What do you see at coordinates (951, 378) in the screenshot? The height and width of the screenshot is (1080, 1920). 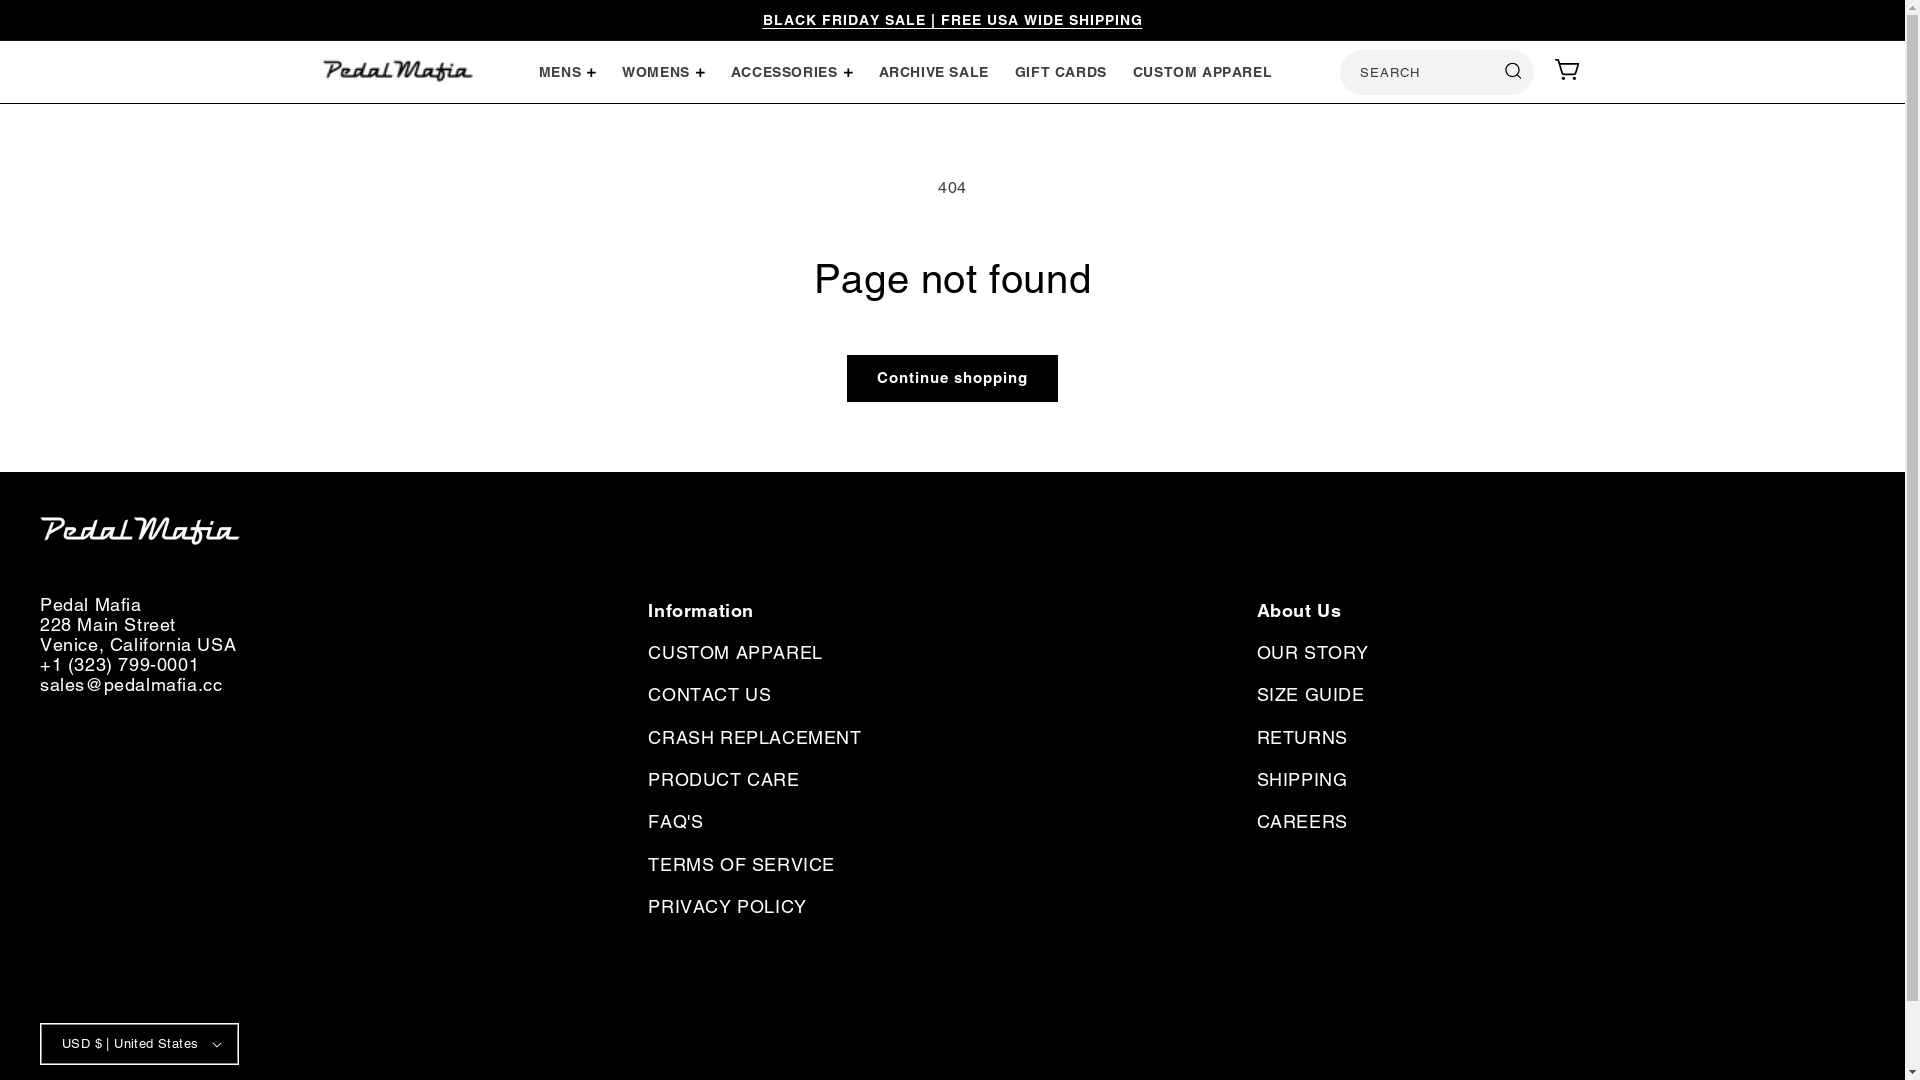 I see `'Continue shopping'` at bounding box center [951, 378].